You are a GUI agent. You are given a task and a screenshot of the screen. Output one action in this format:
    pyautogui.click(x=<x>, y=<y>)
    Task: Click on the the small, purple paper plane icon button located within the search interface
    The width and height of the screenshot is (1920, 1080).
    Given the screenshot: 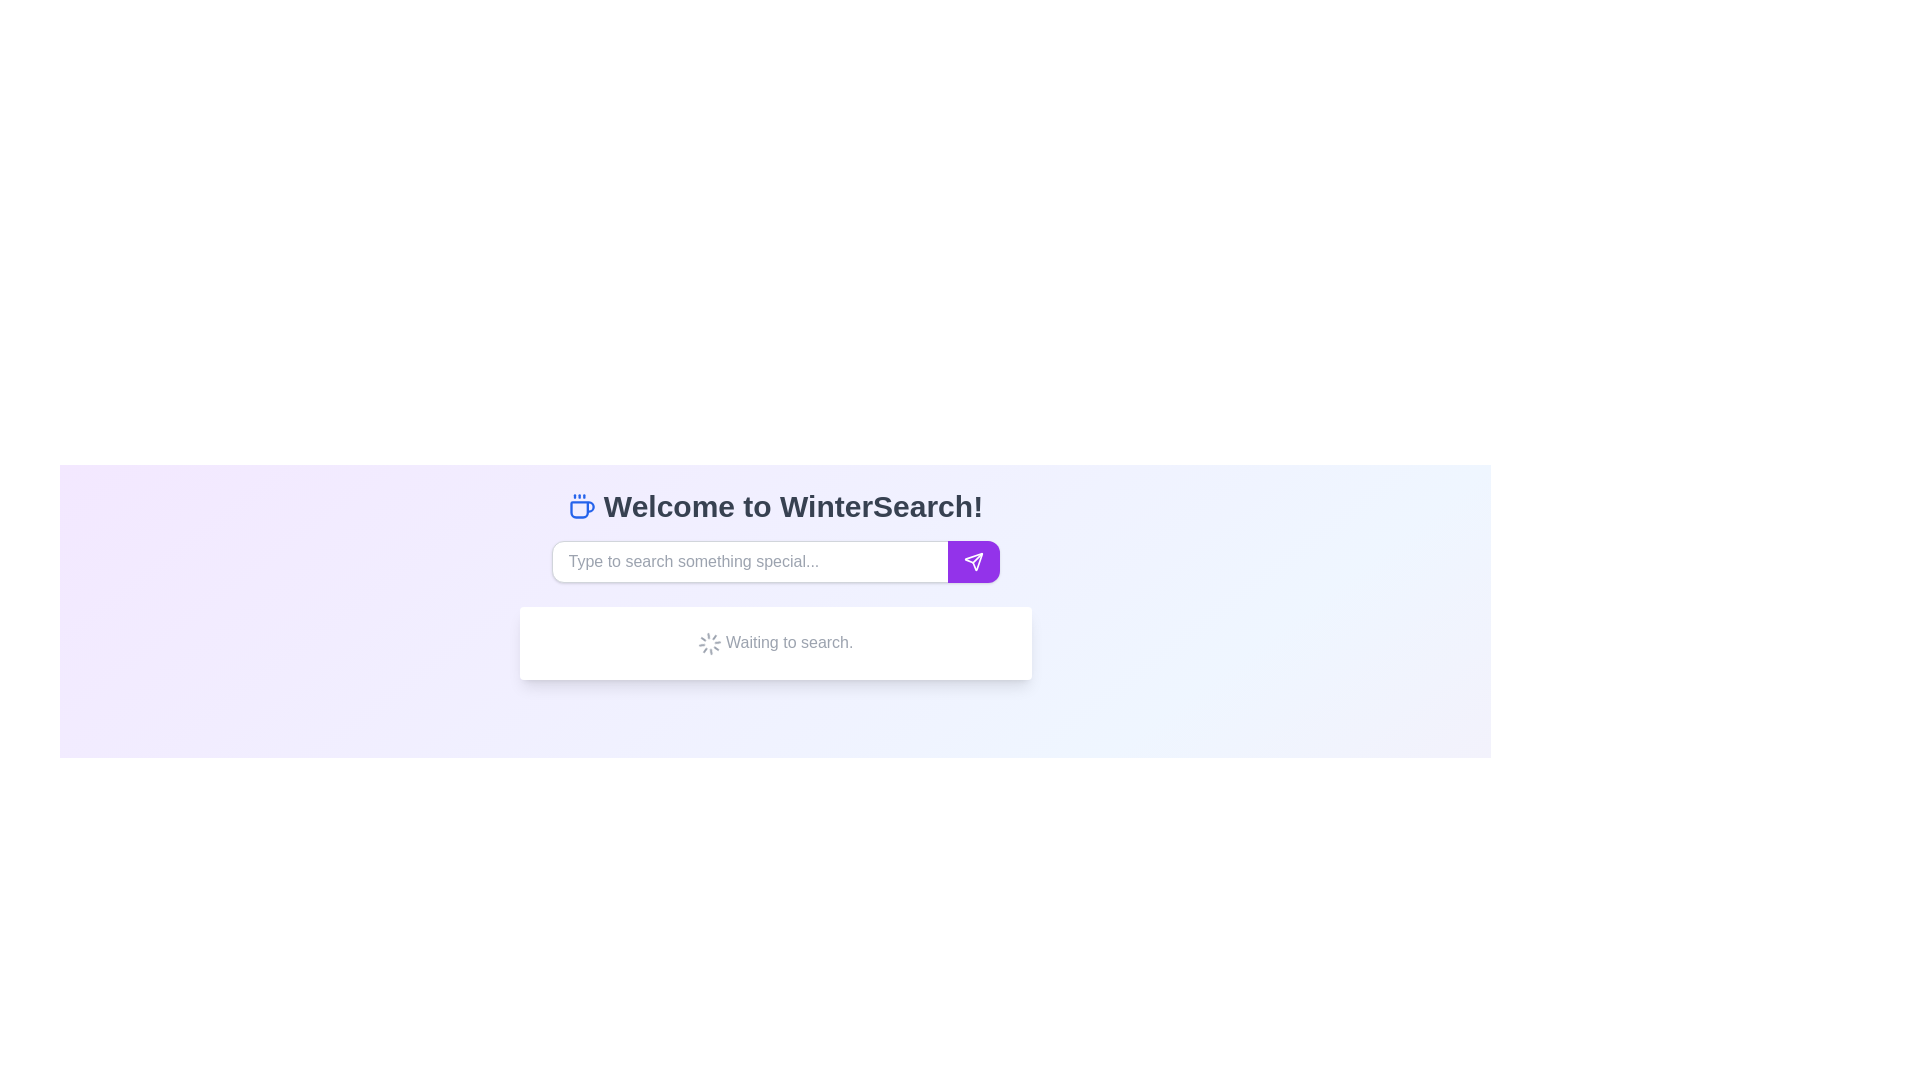 What is the action you would take?
    pyautogui.click(x=973, y=562)
    